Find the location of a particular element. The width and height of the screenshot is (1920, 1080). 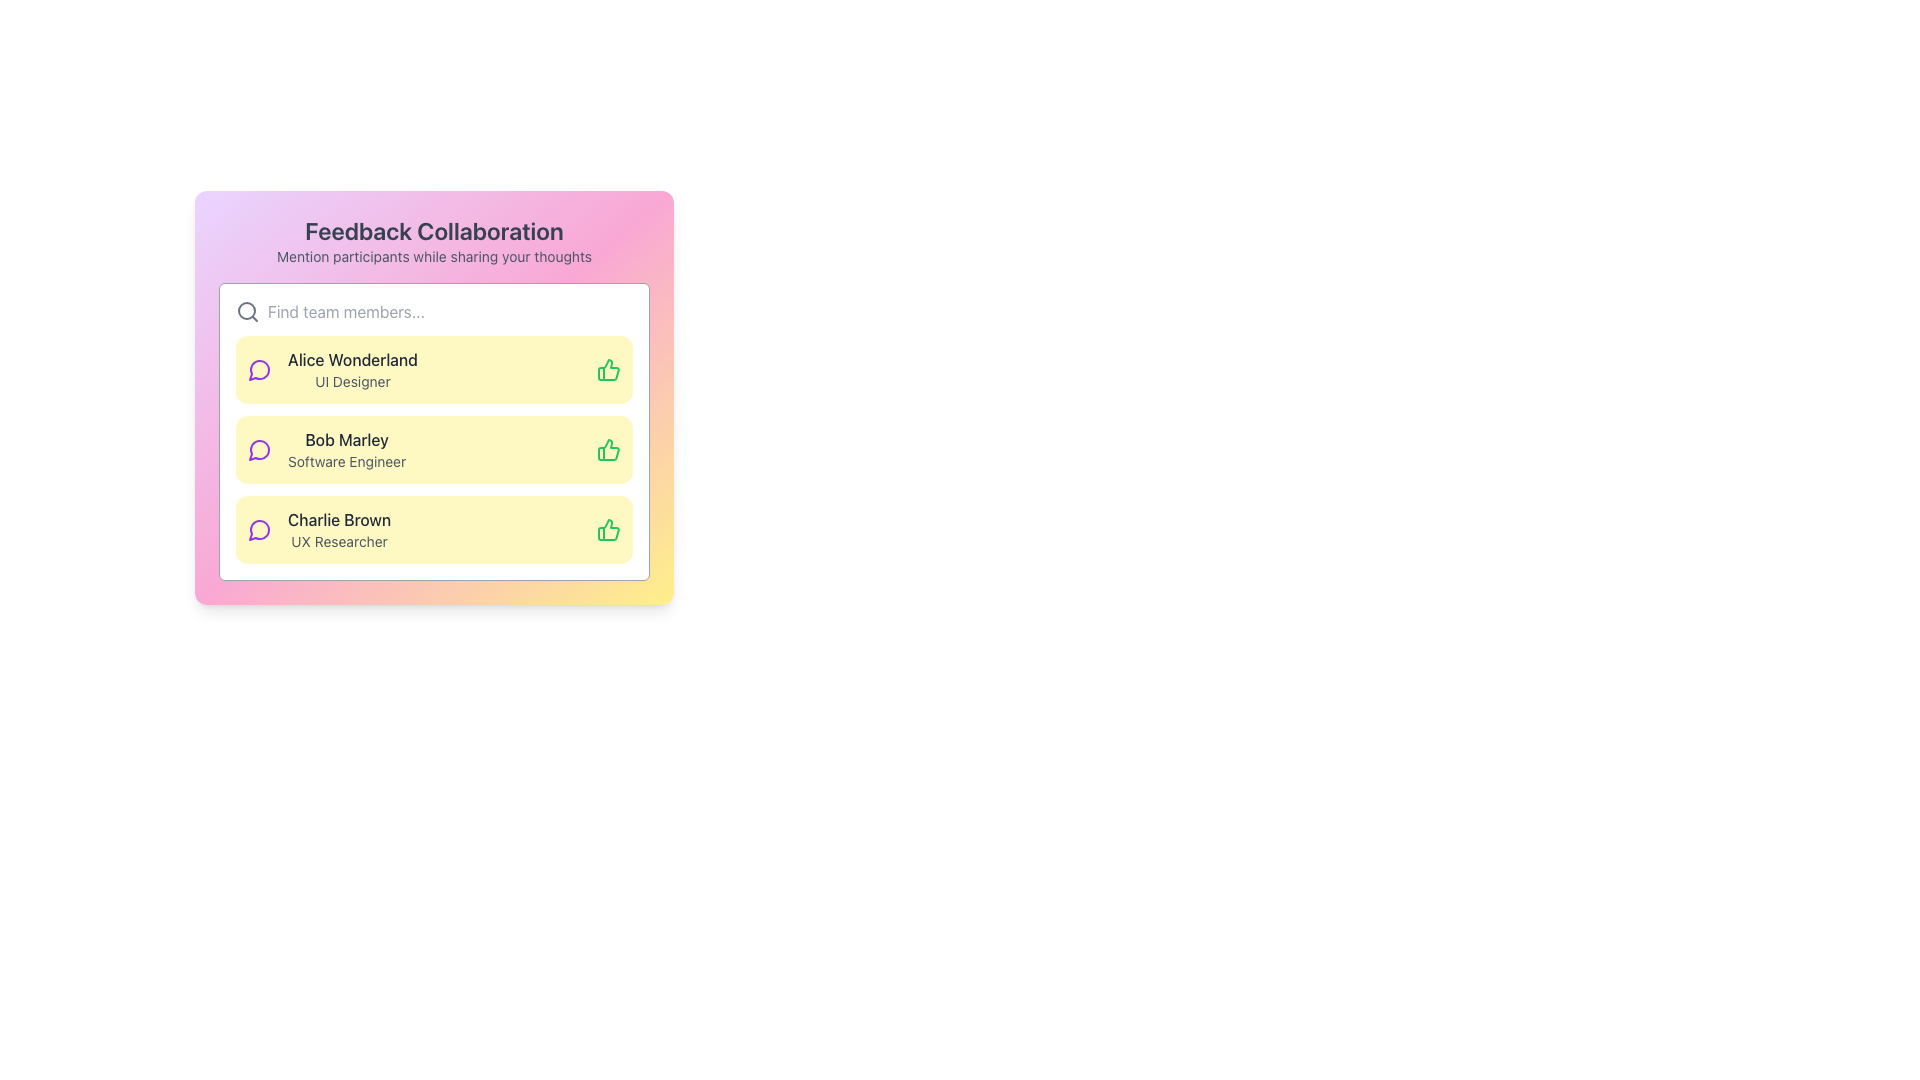

the messaging icon located as the first icon on the left side of the first row within a list of selectable user entries is located at coordinates (258, 370).